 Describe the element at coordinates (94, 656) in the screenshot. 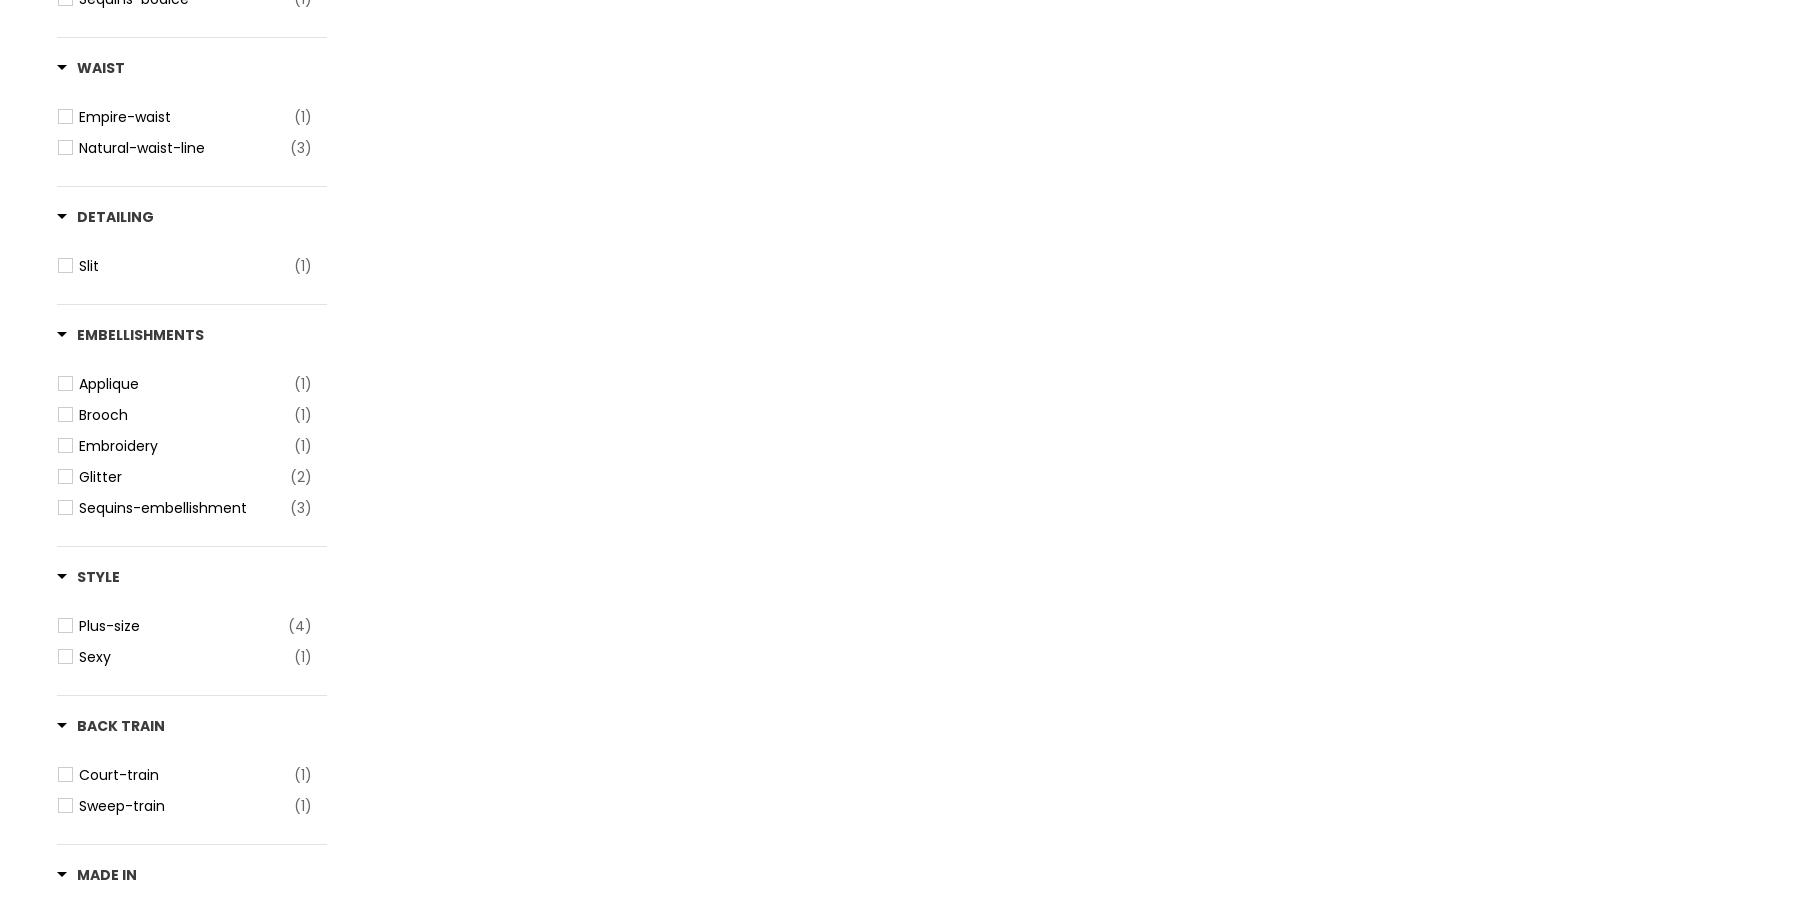

I see `'Sexy'` at that location.